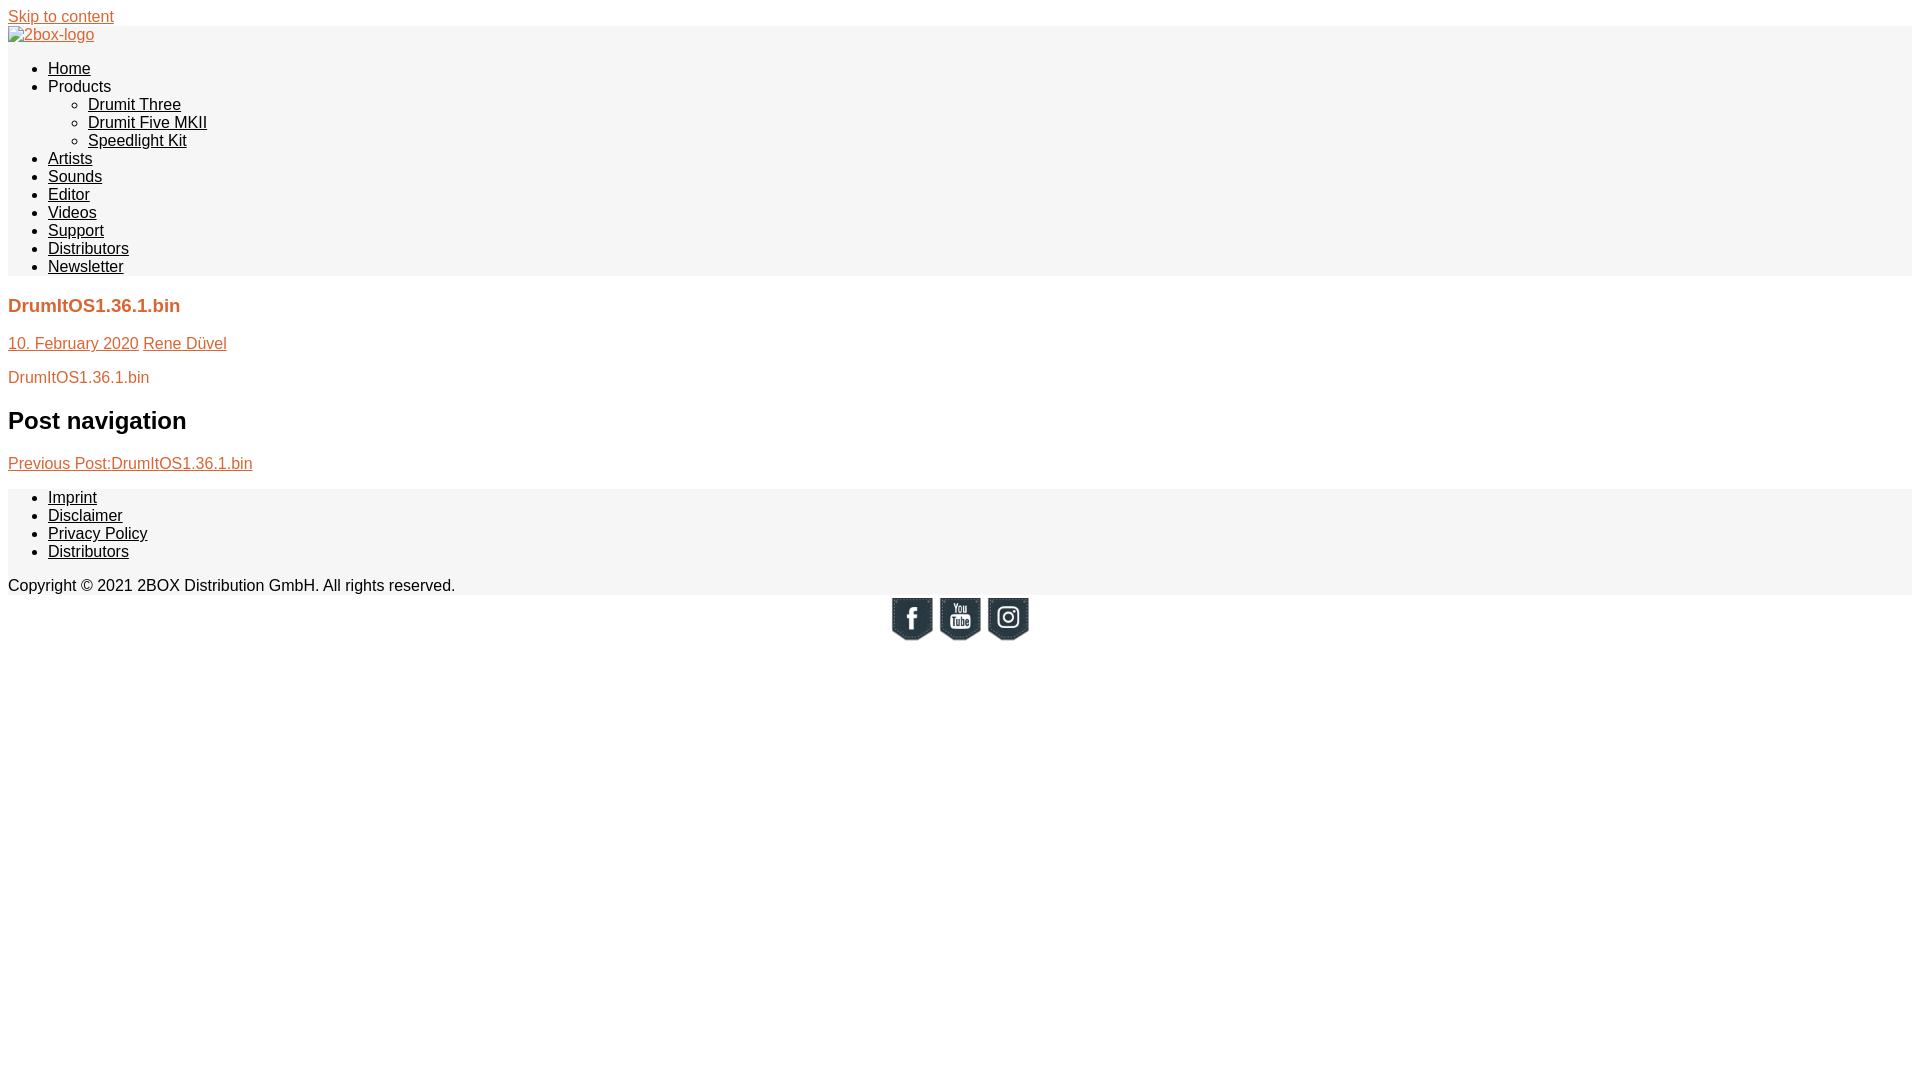  Describe the element at coordinates (68, 194) in the screenshot. I see `'Editor'` at that location.